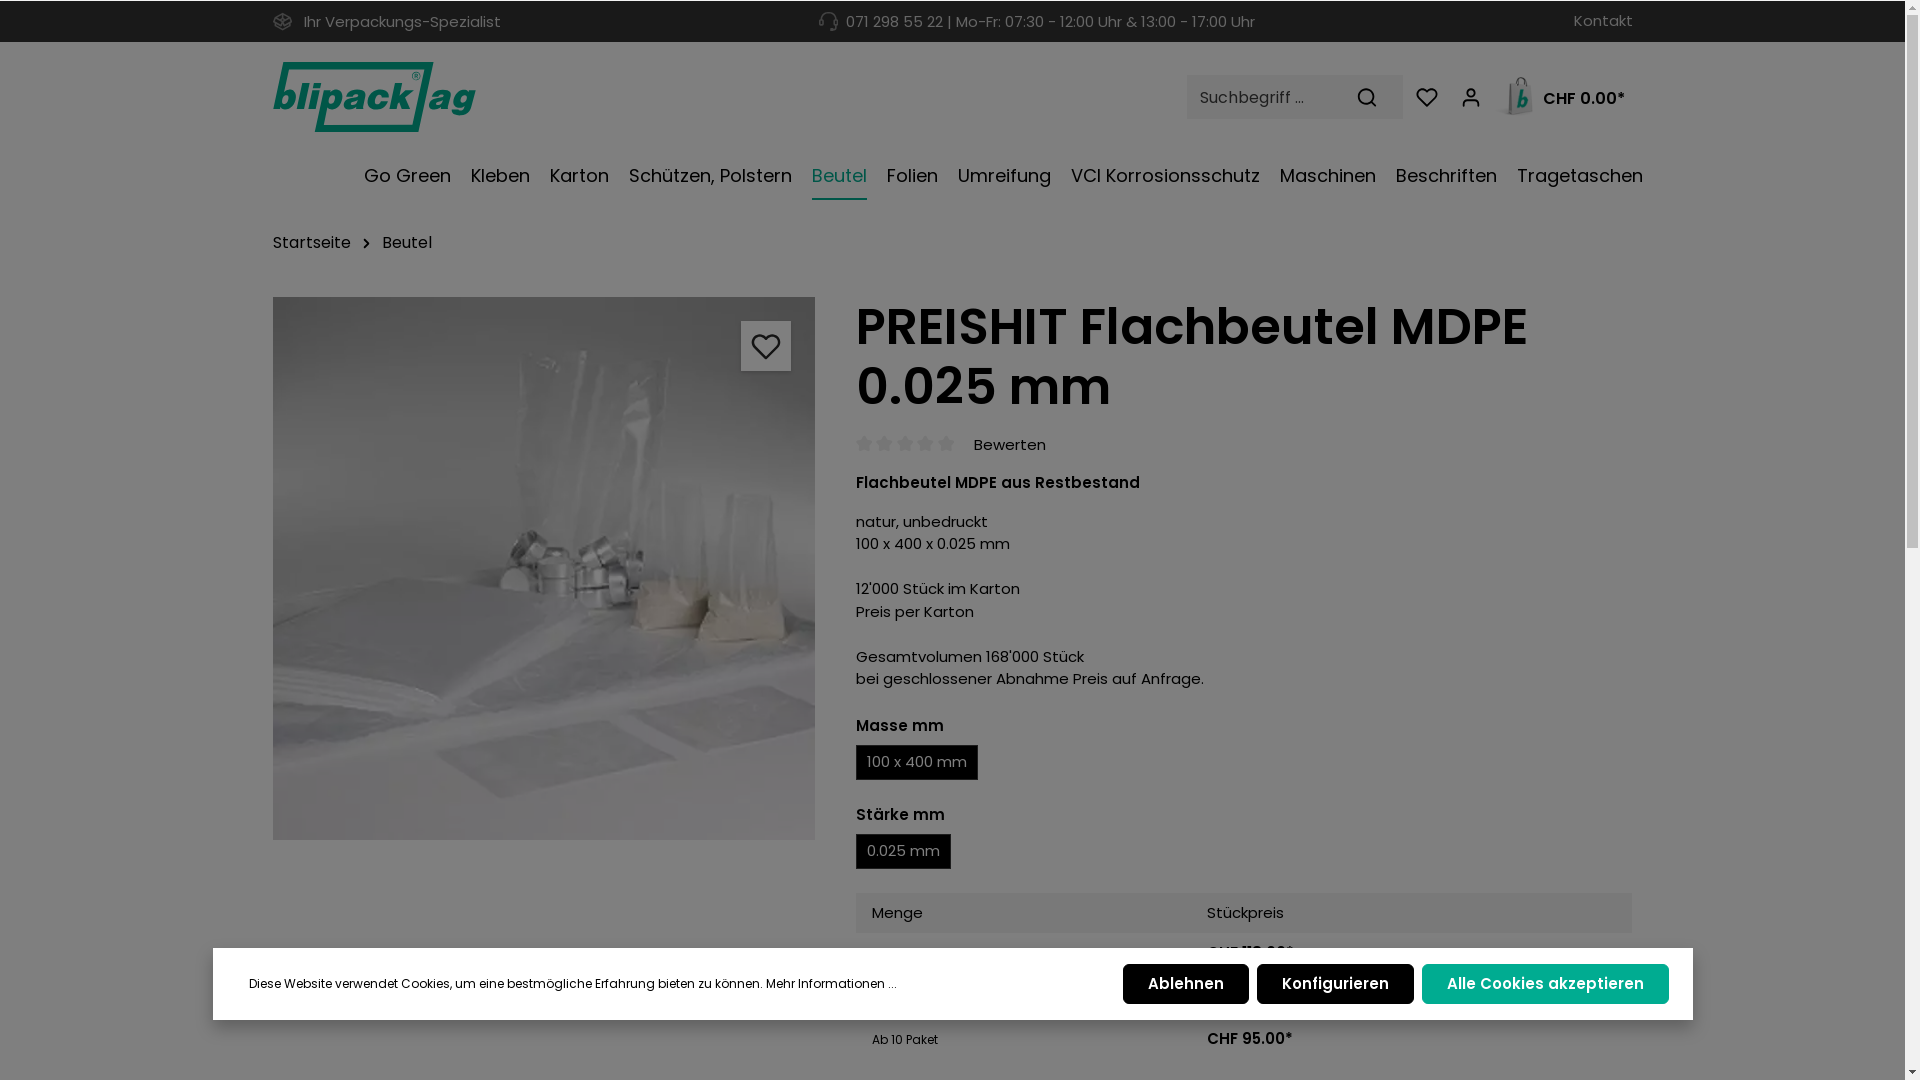  Describe the element at coordinates (1009, 443) in the screenshot. I see `'Bewerten'` at that location.